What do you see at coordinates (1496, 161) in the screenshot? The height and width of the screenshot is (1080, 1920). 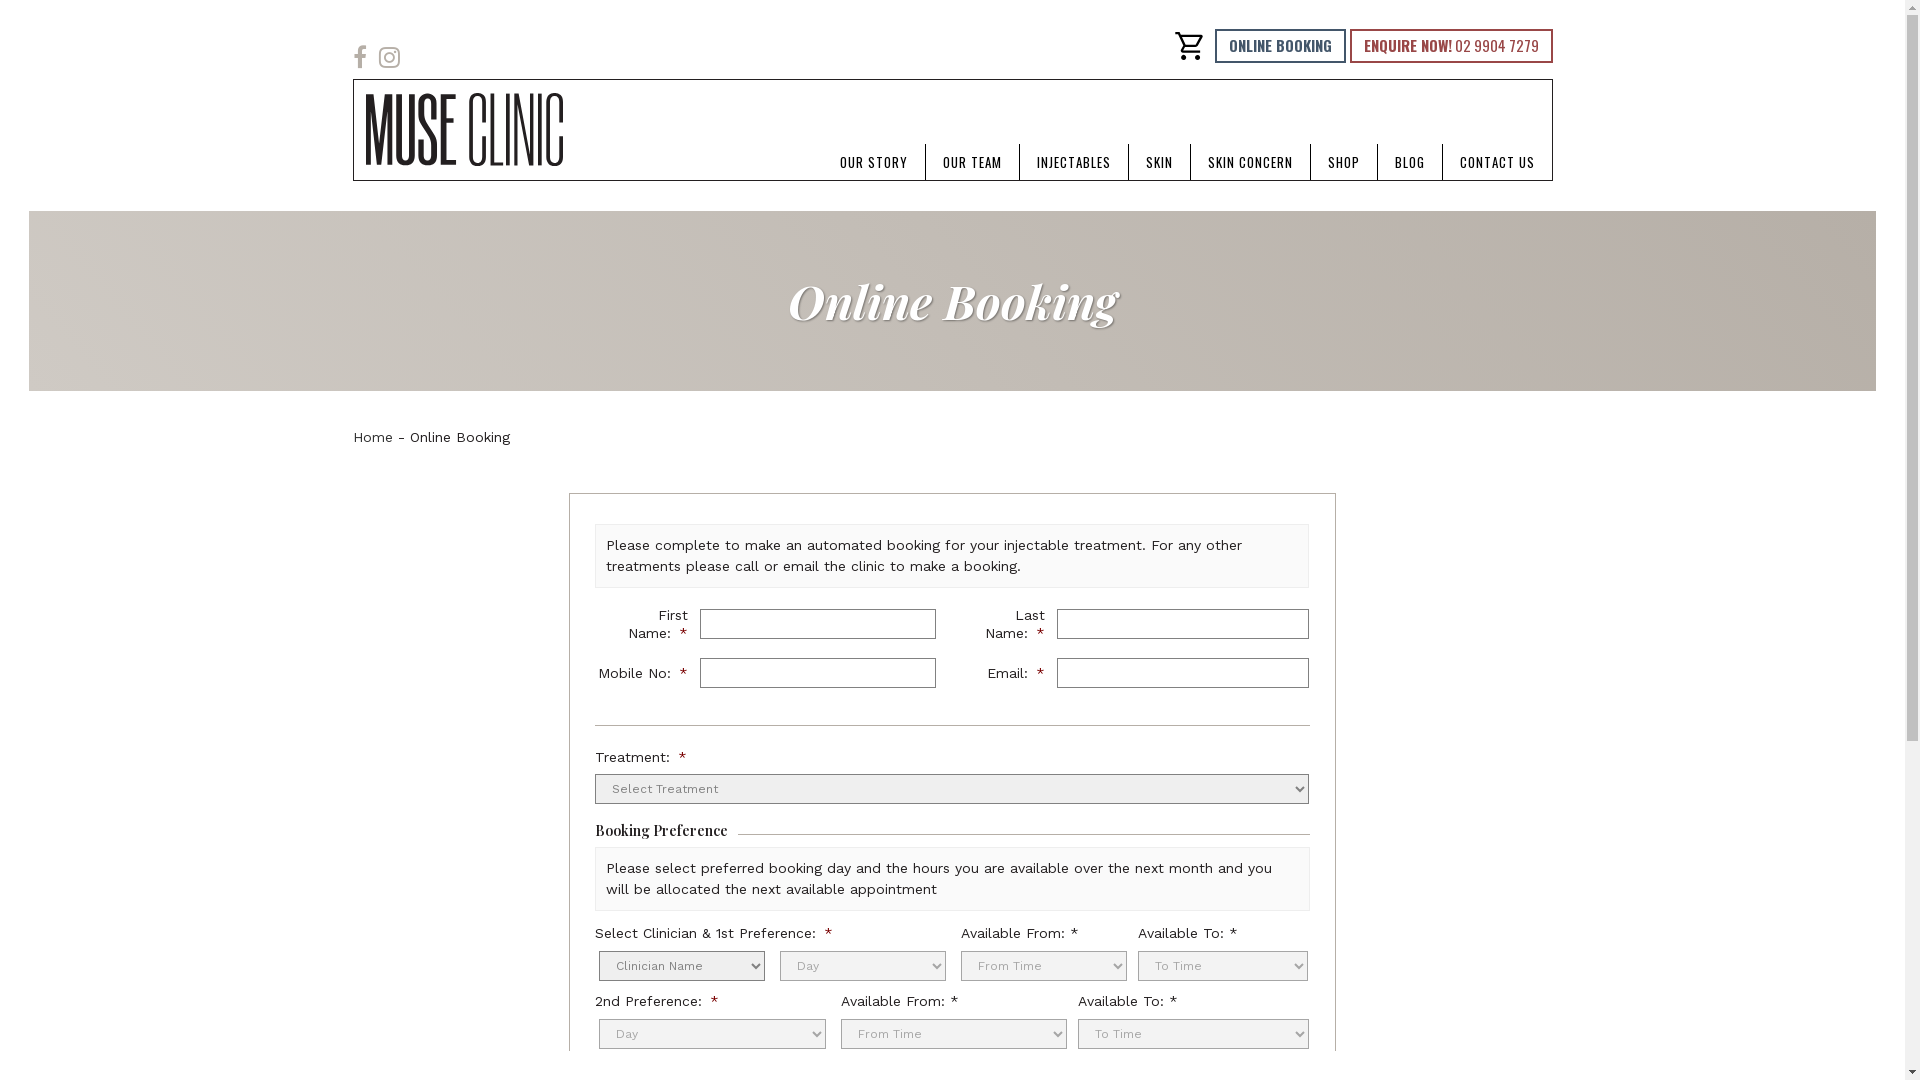 I see `'CONTACT US'` at bounding box center [1496, 161].